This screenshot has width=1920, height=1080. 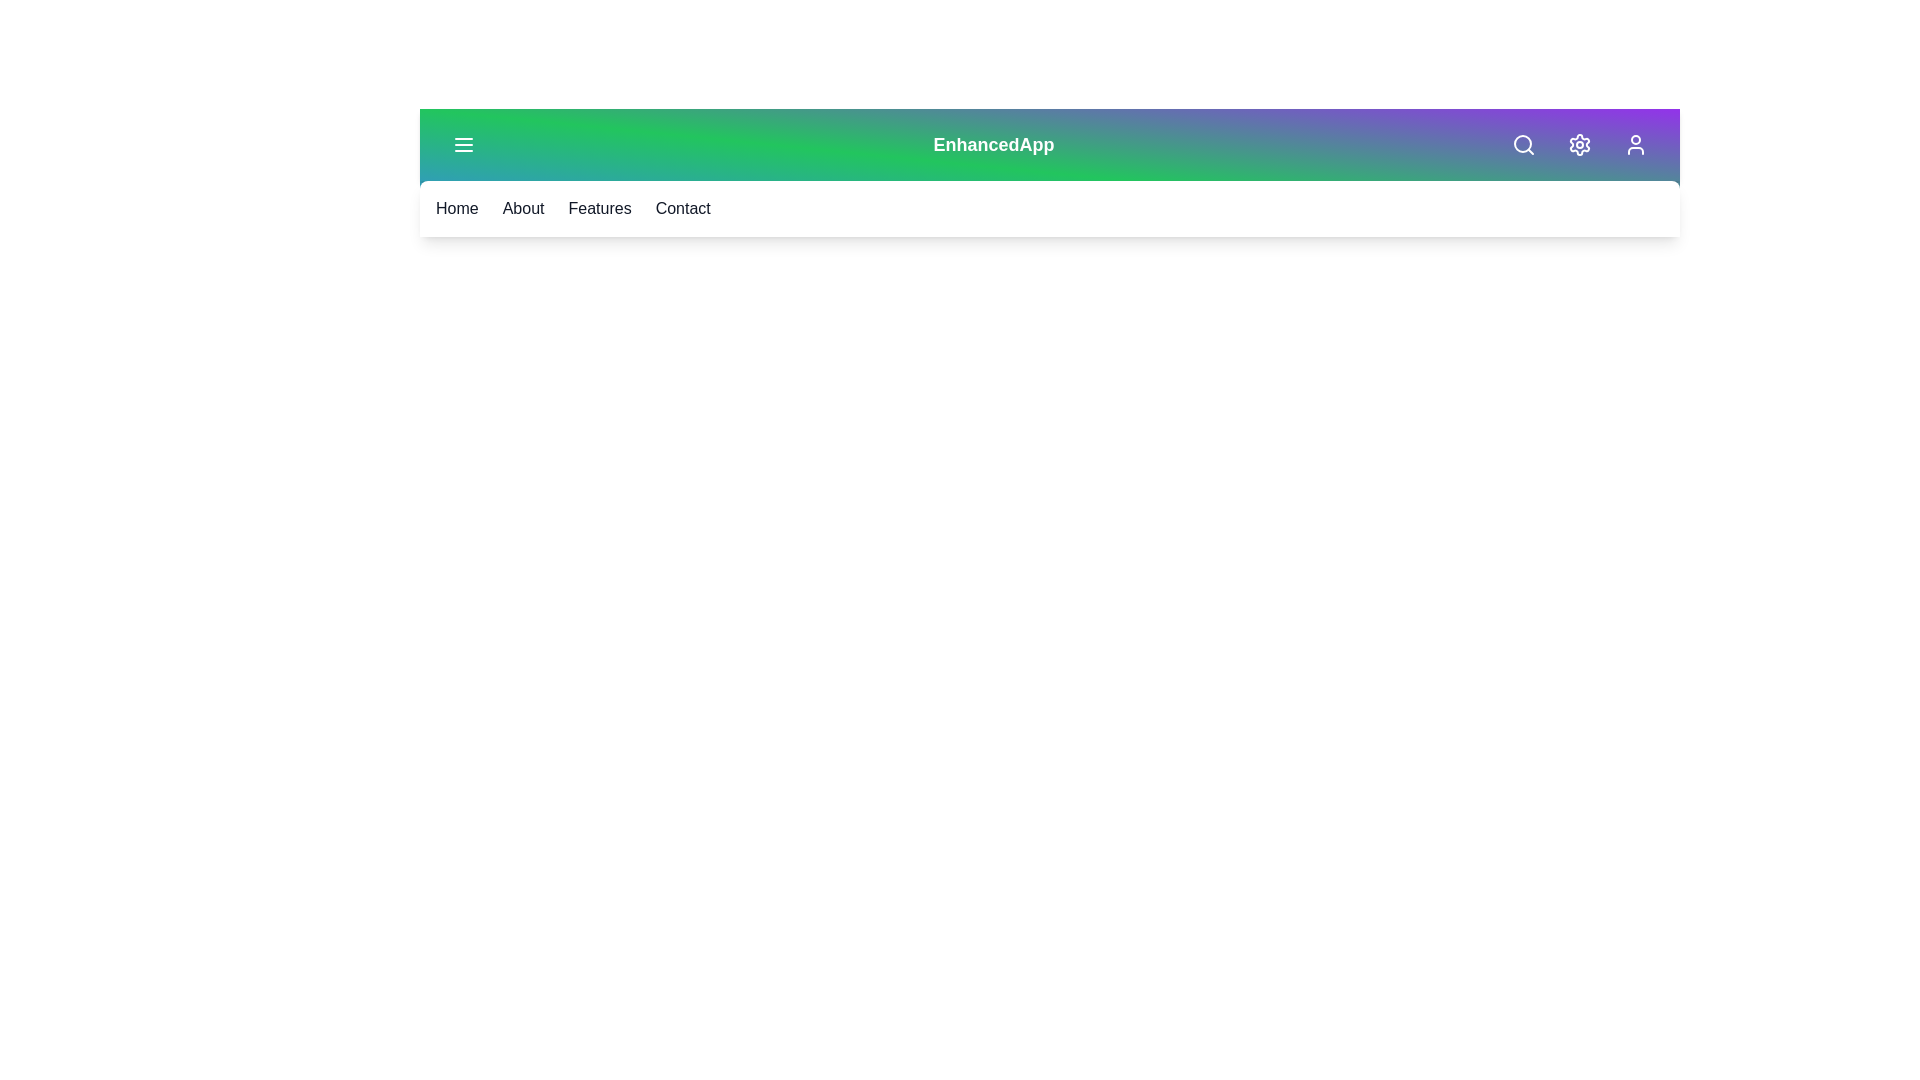 I want to click on the 'Profile' icon to view the user profile, so click(x=1636, y=144).